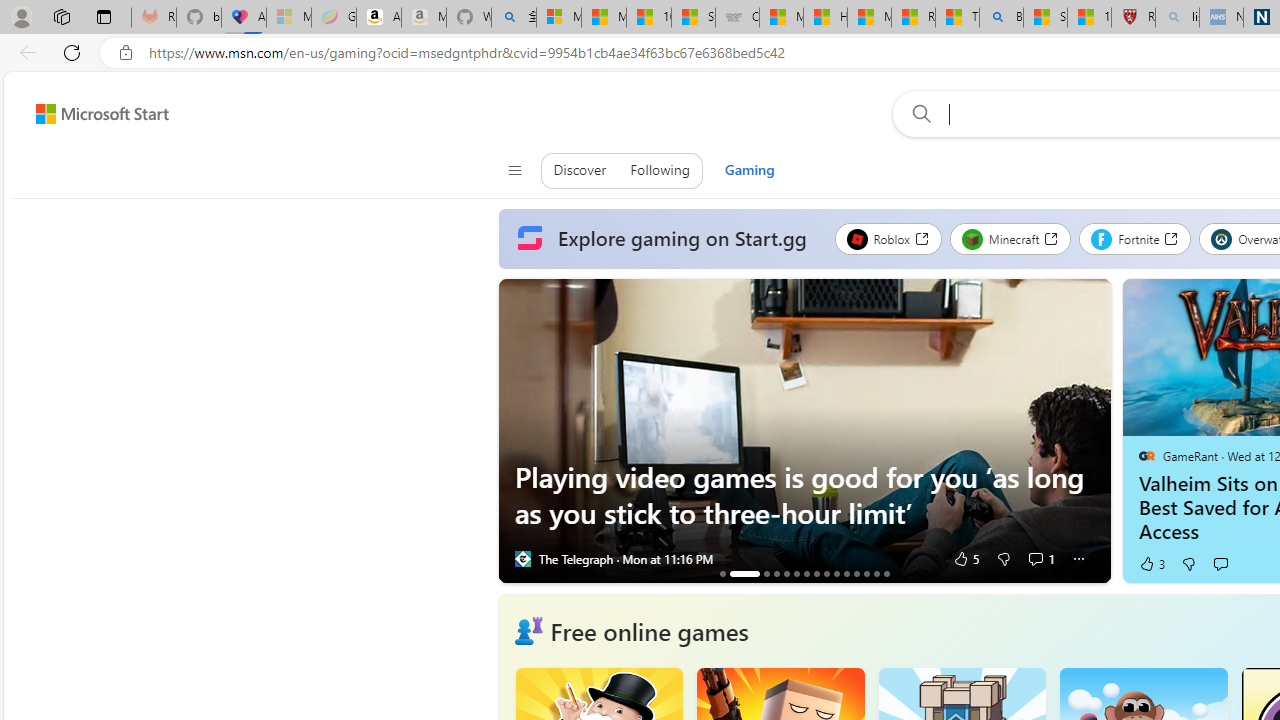 The height and width of the screenshot is (720, 1280). What do you see at coordinates (1133, 17) in the screenshot?
I see `'Robert H. Shmerling, MD - Harvard Health'` at bounding box center [1133, 17].